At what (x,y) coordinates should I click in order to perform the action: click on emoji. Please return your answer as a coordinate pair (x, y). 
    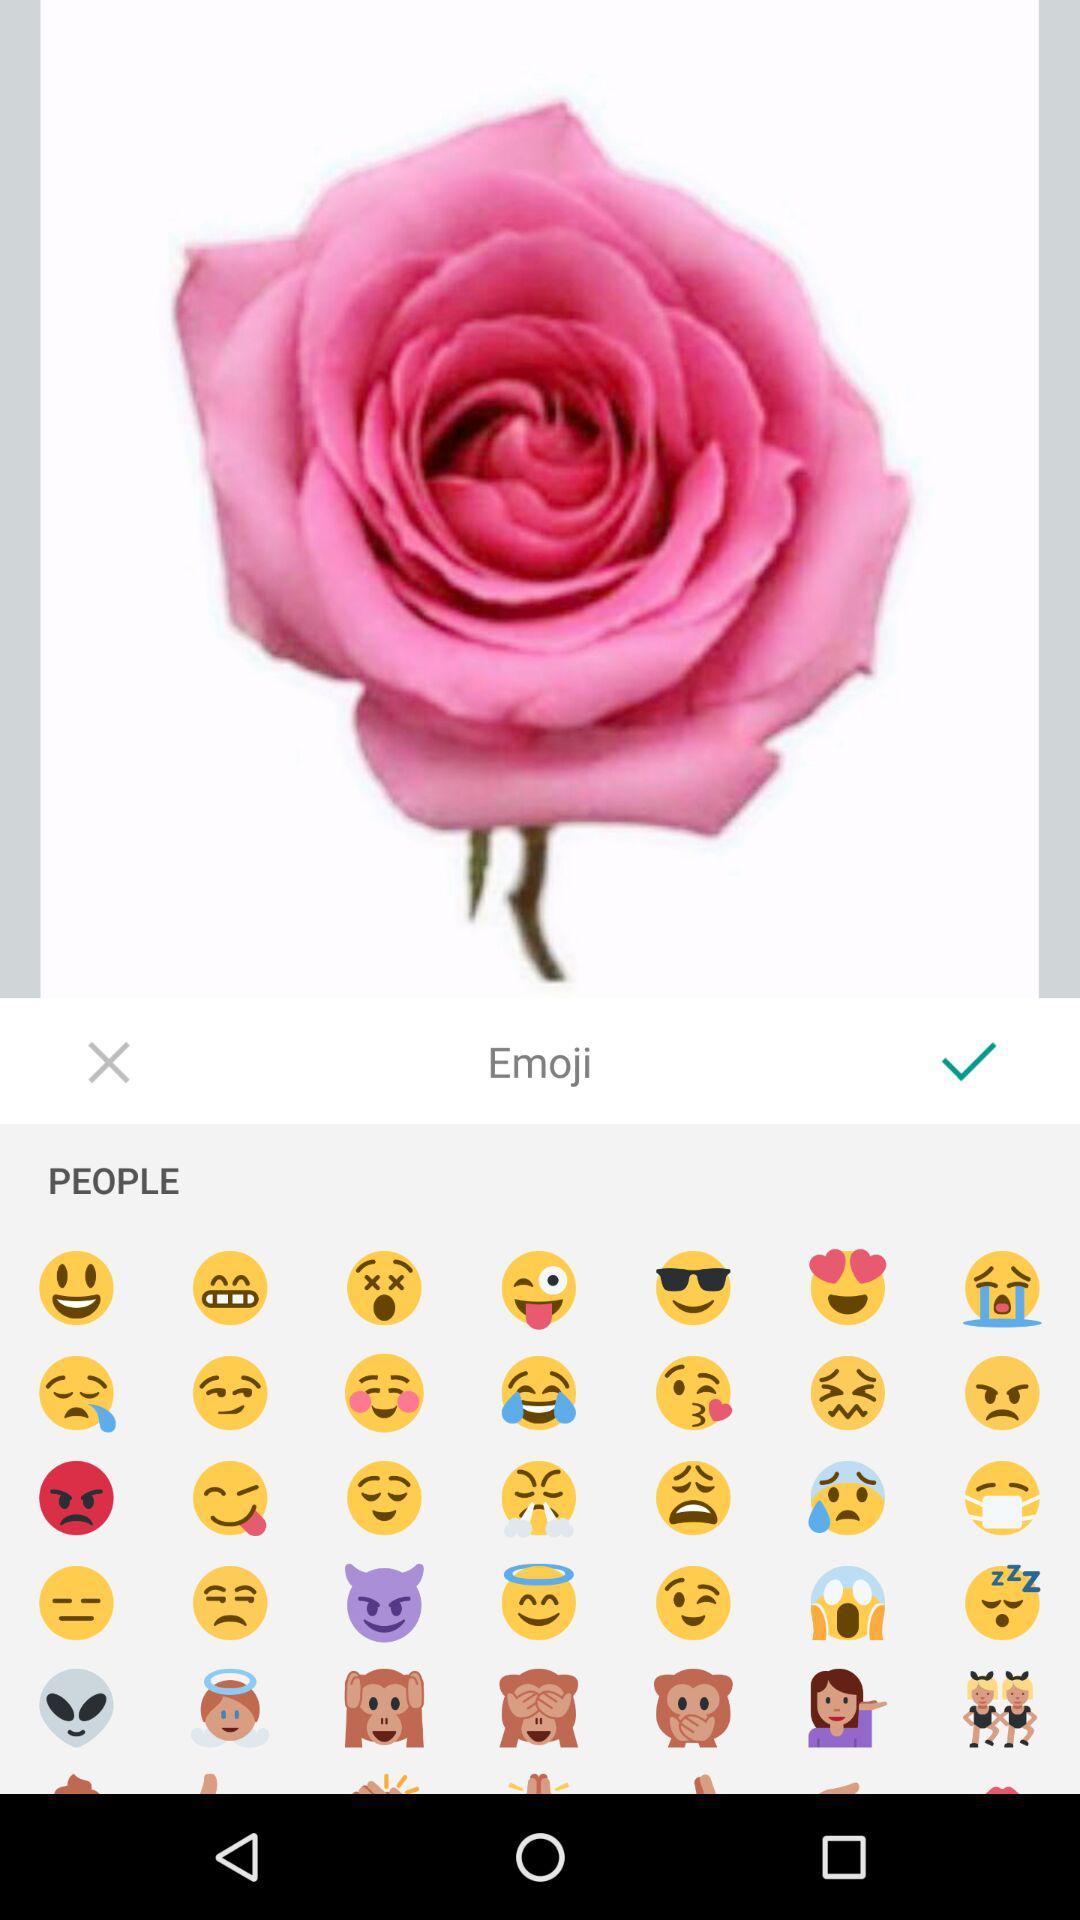
    Looking at the image, I should click on (229, 1777).